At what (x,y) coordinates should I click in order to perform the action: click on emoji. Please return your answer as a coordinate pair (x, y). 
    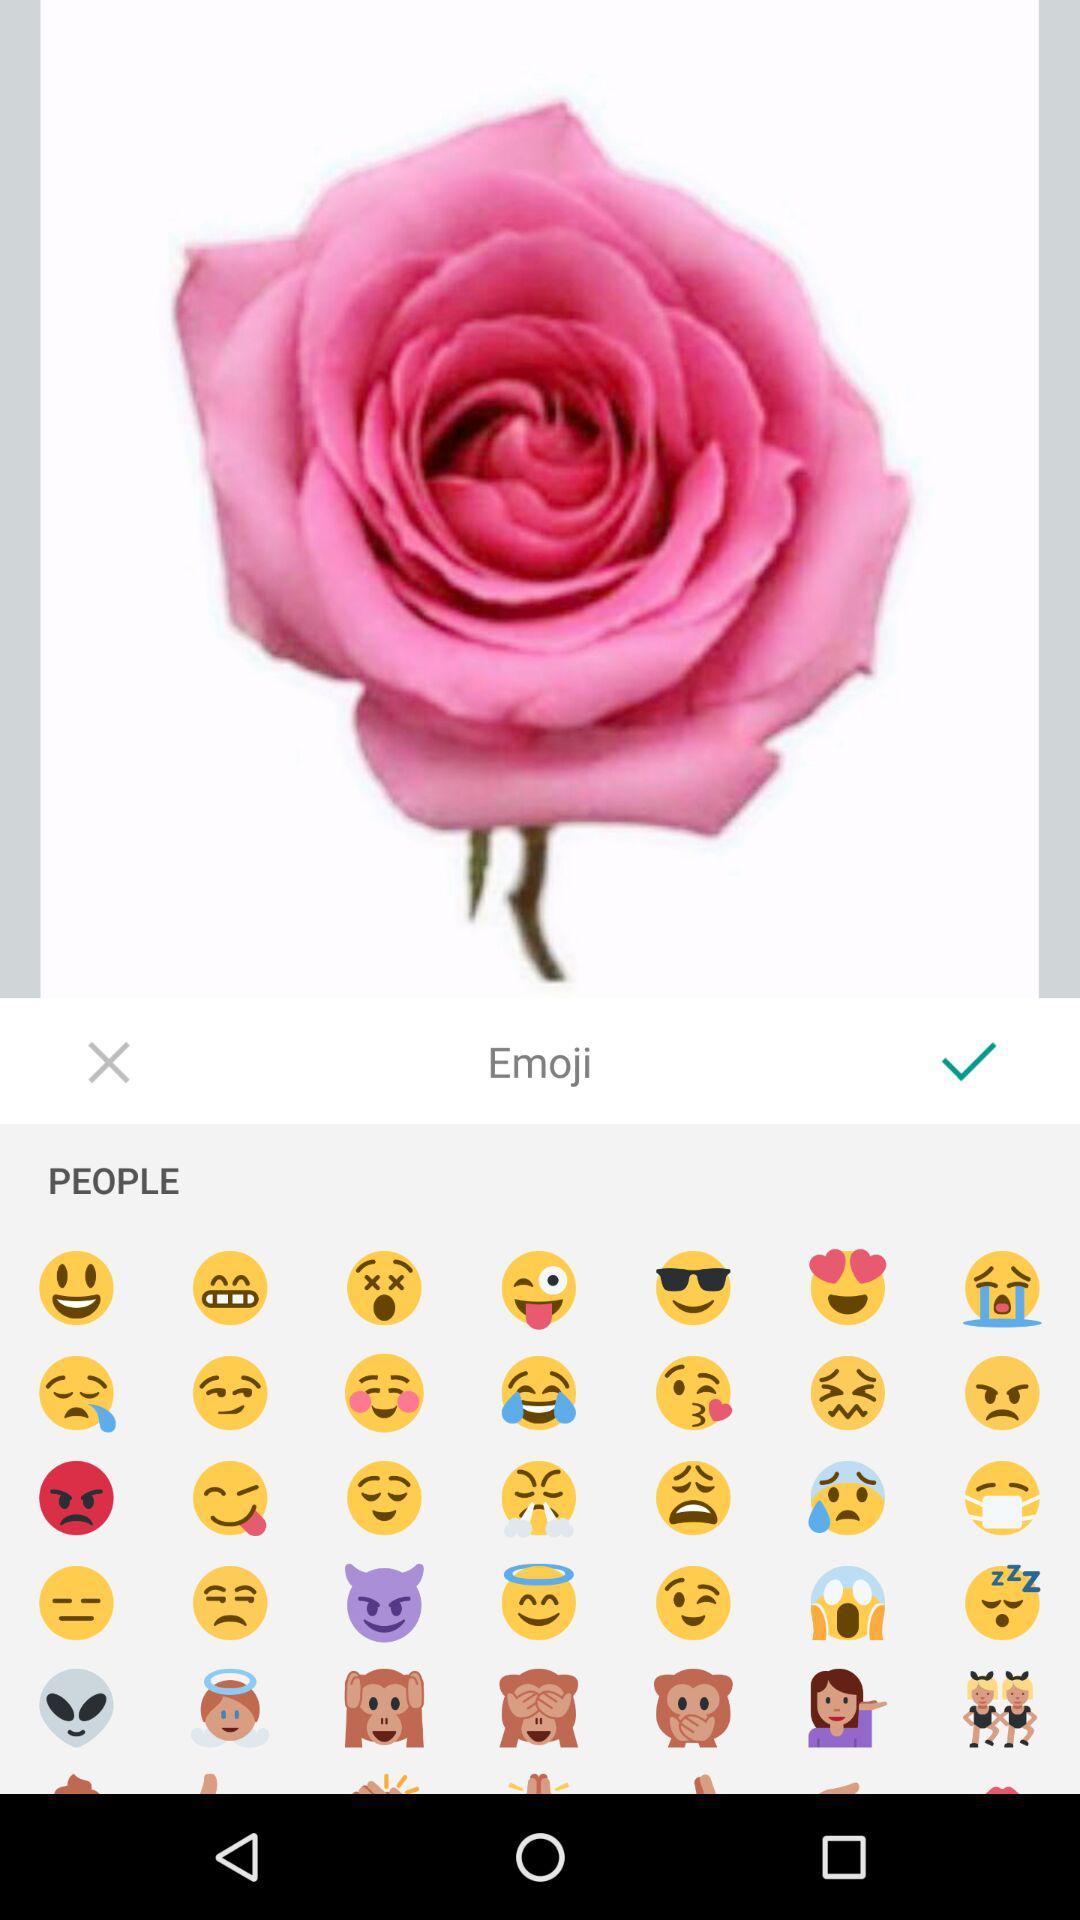
    Looking at the image, I should click on (229, 1777).